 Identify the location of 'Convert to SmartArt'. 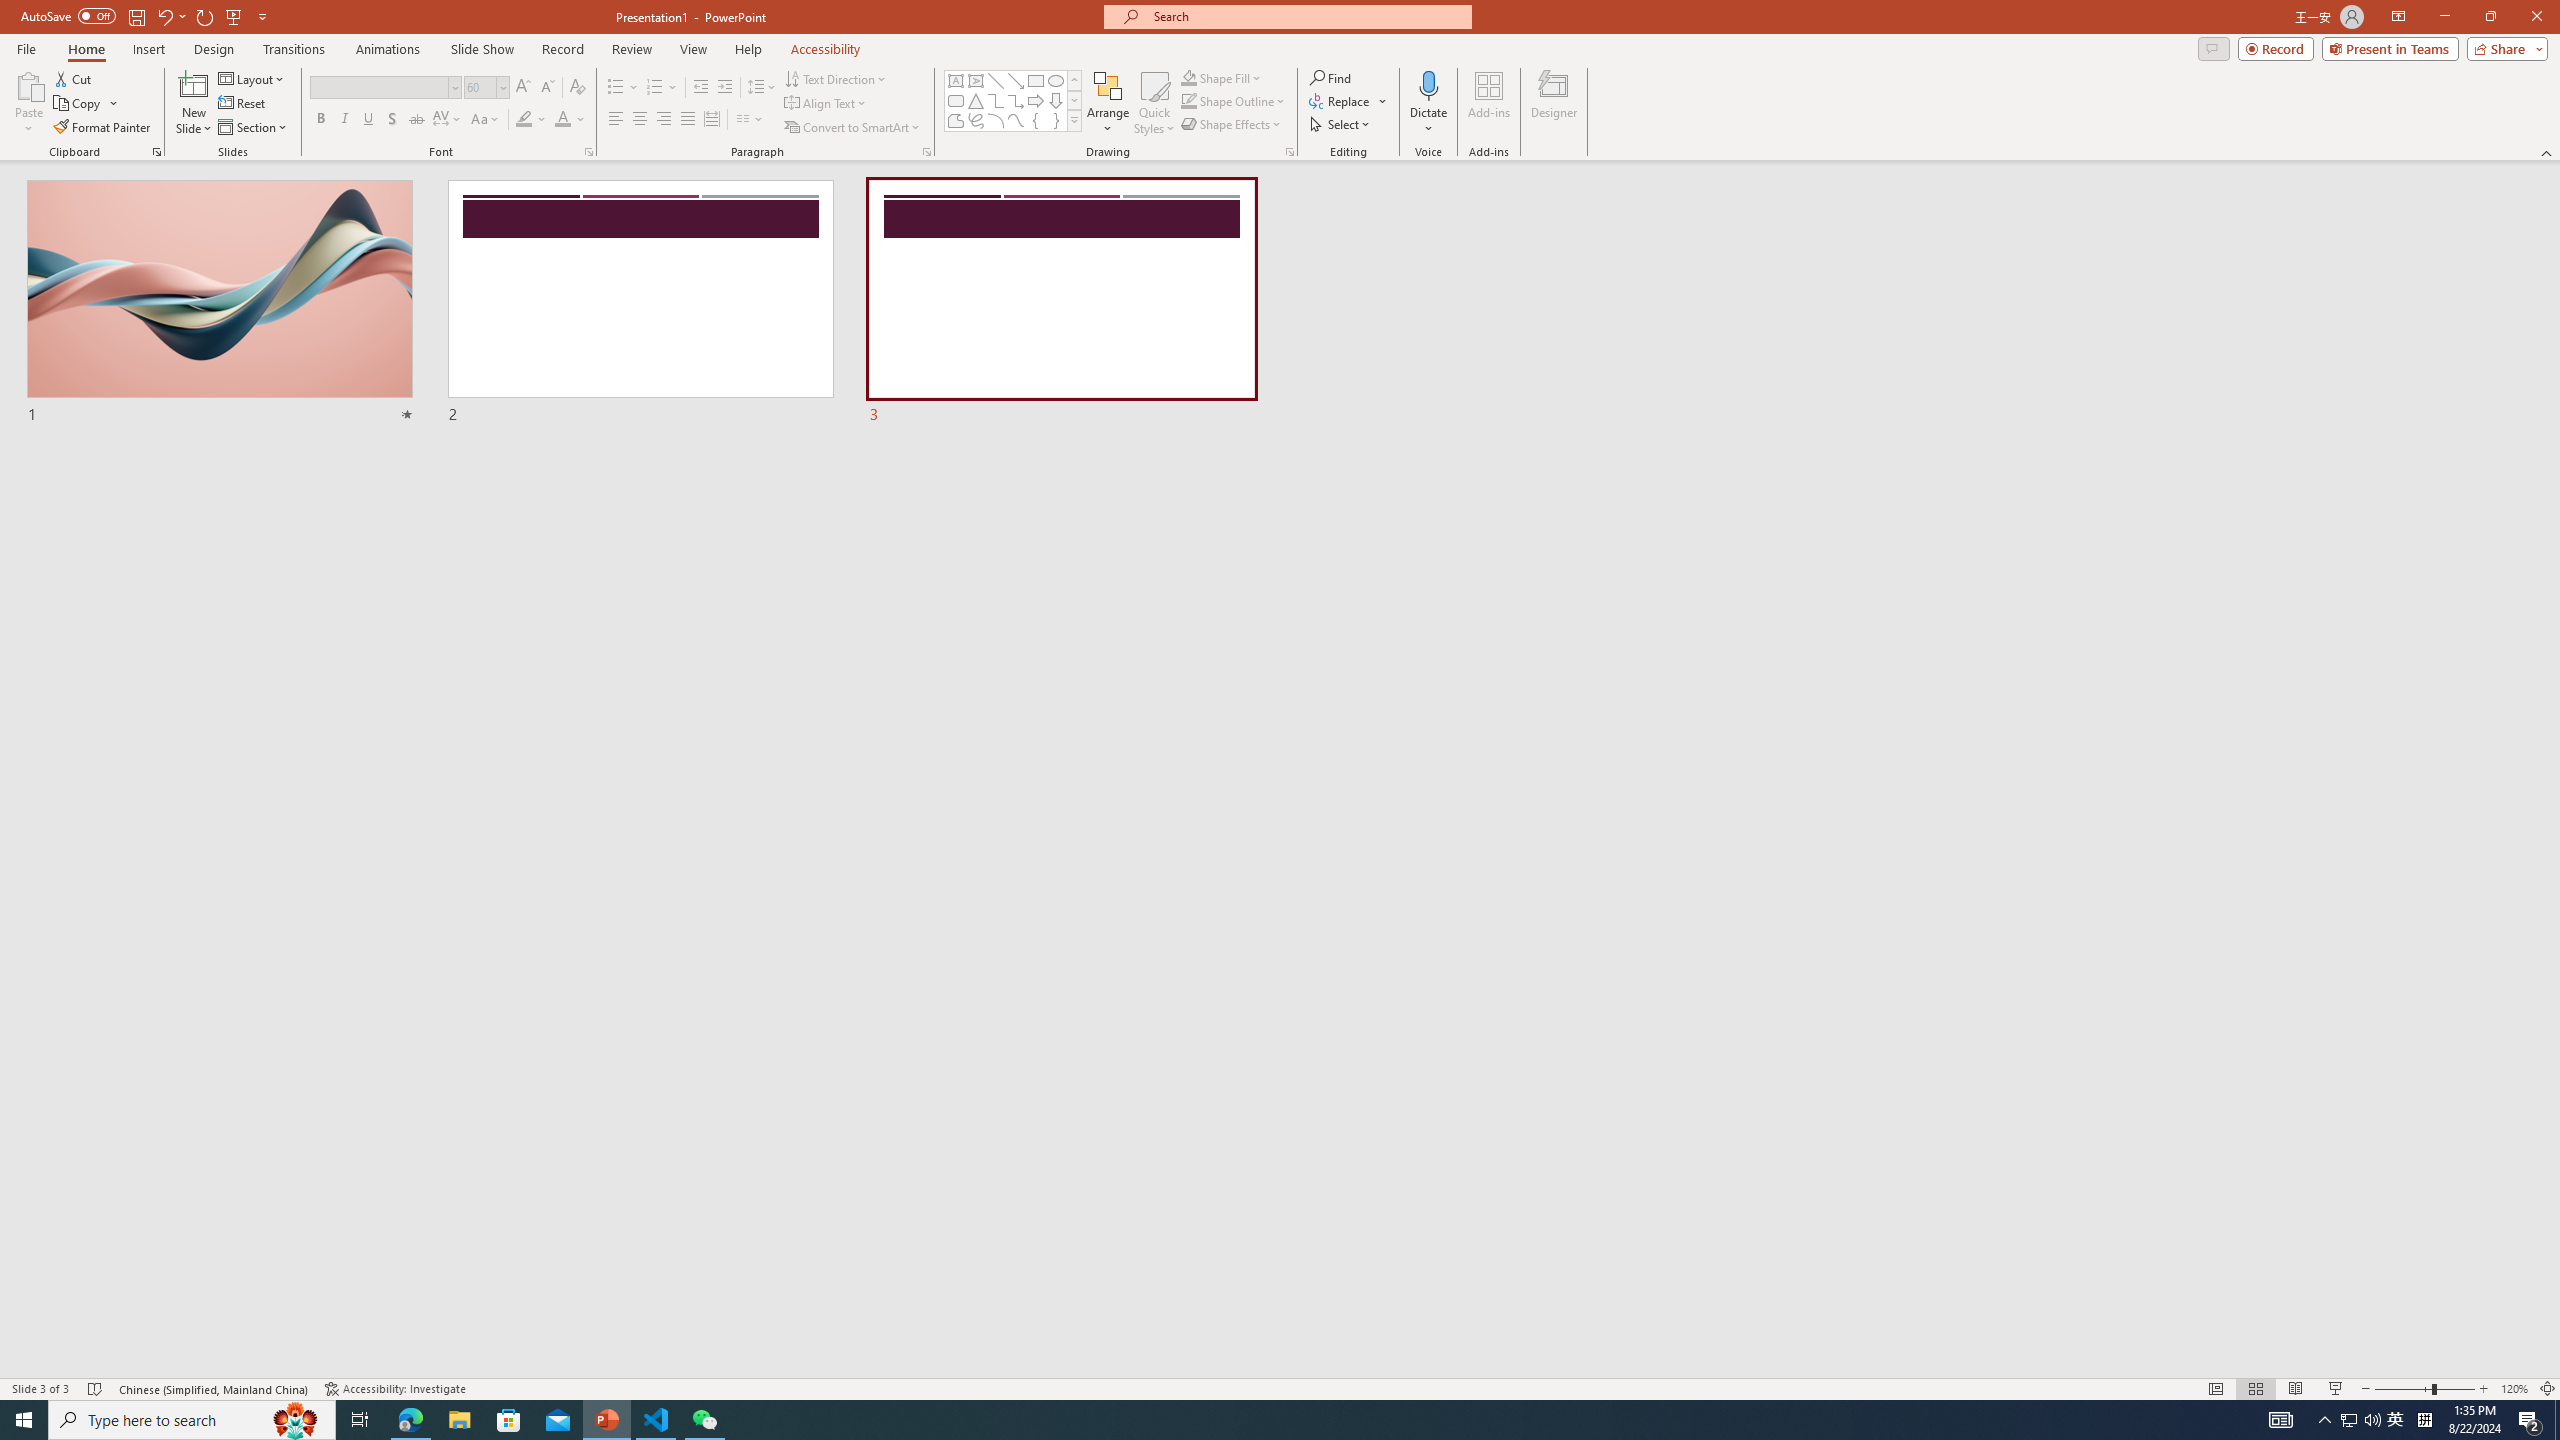
(852, 127).